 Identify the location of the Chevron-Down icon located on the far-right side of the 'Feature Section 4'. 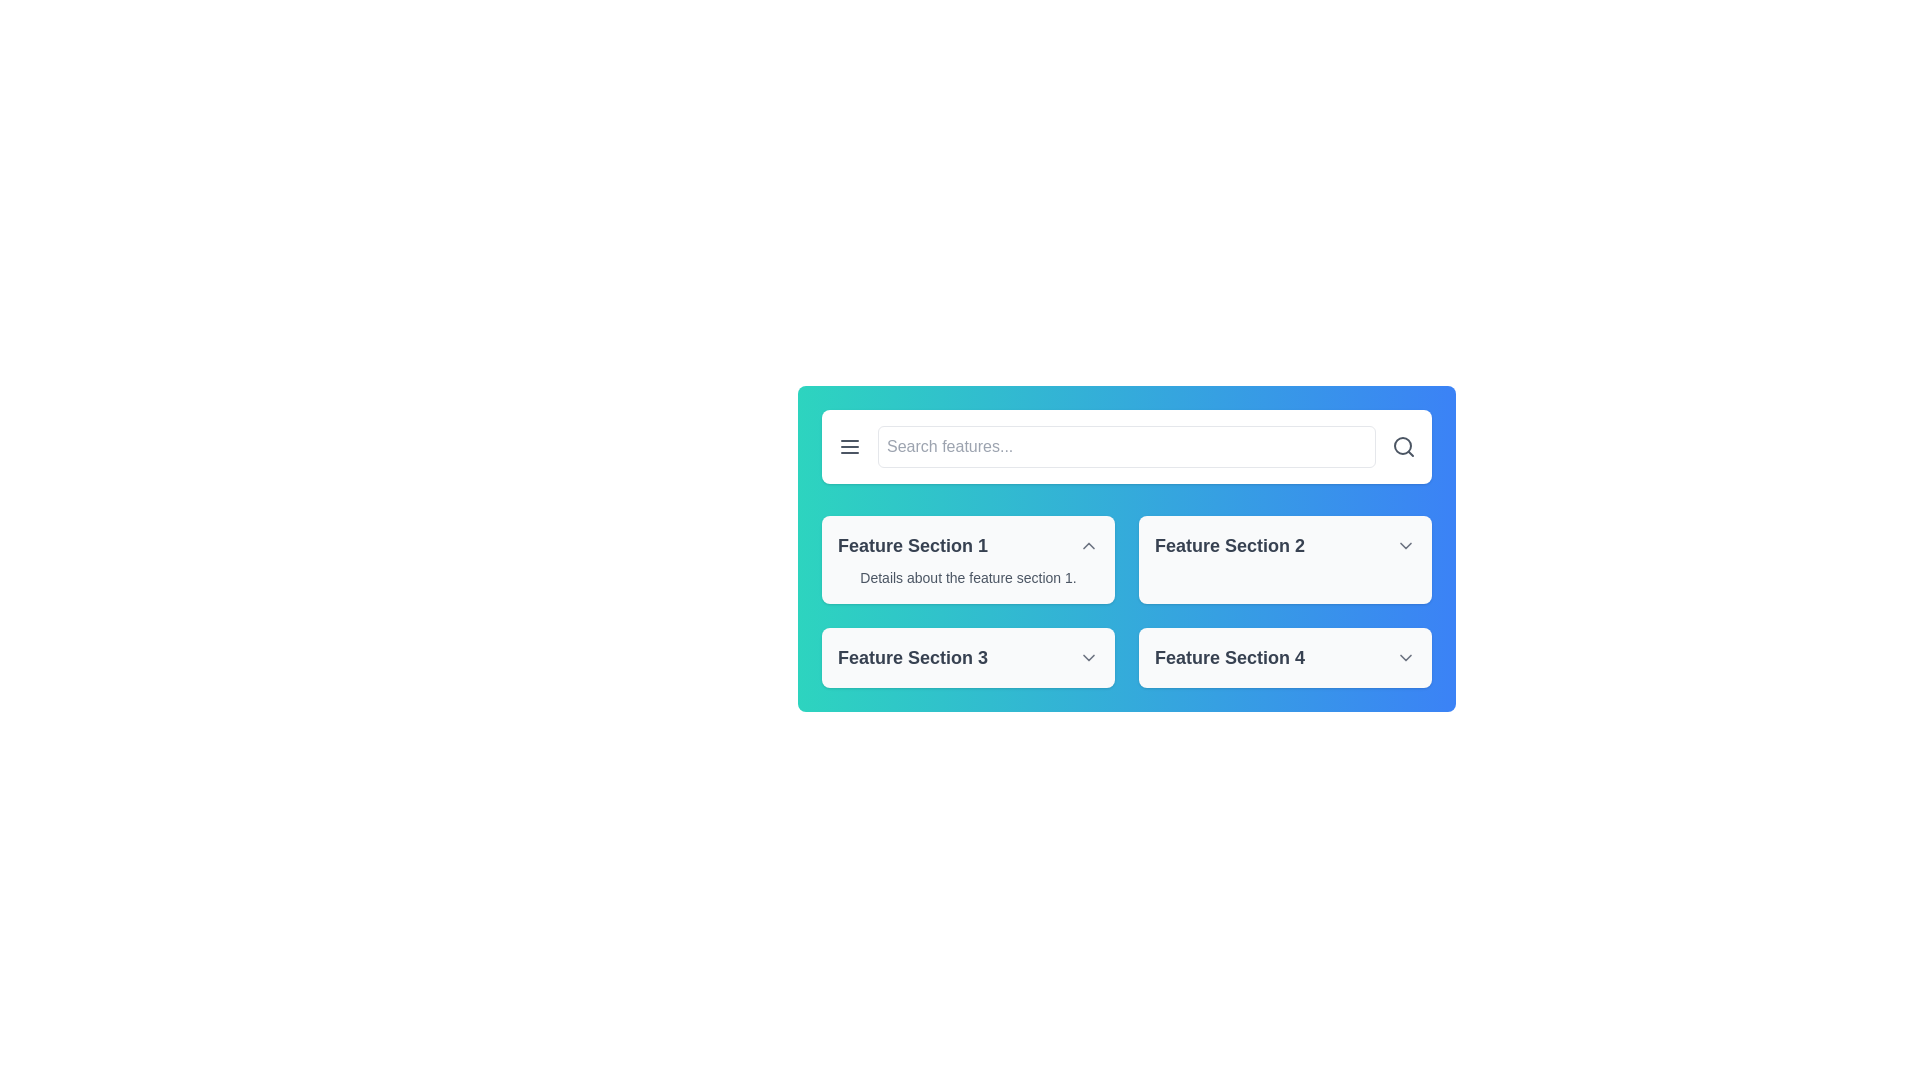
(1405, 658).